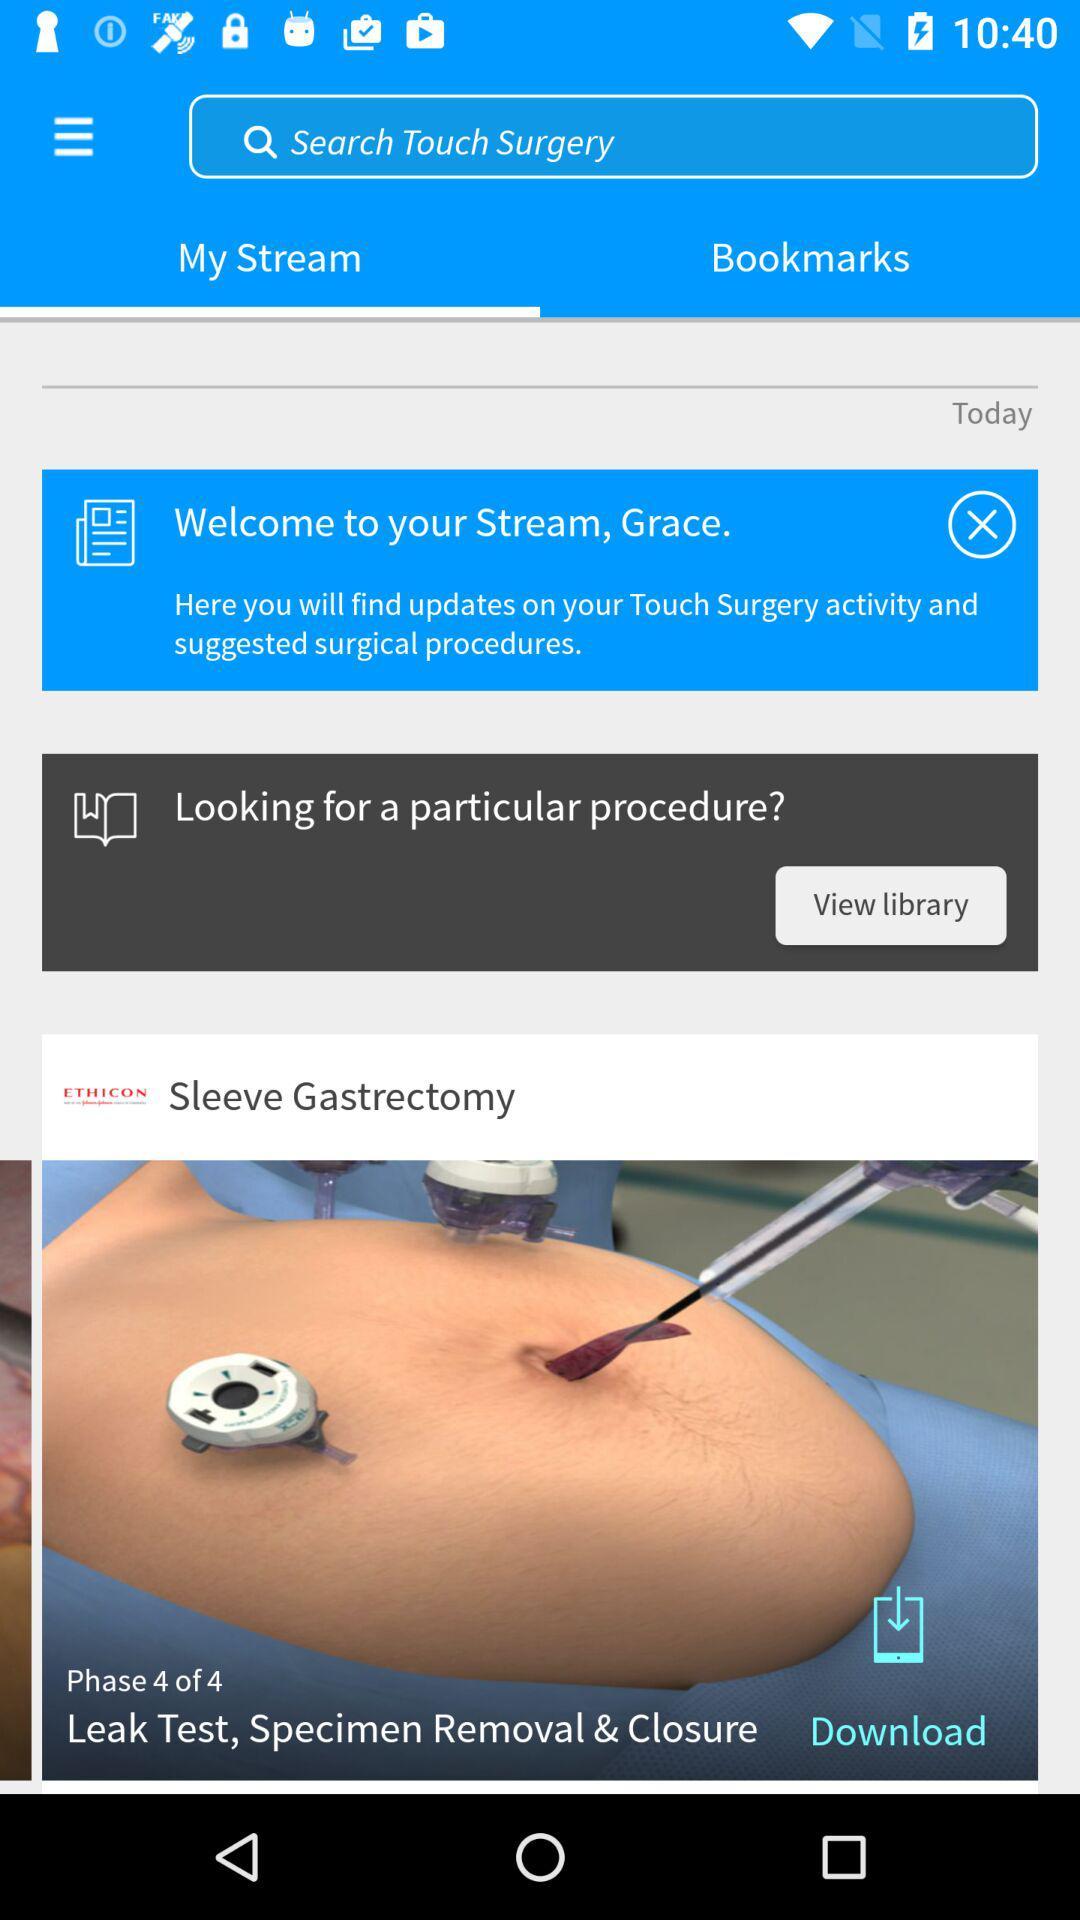  Describe the element at coordinates (612, 133) in the screenshot. I see `search bar` at that location.